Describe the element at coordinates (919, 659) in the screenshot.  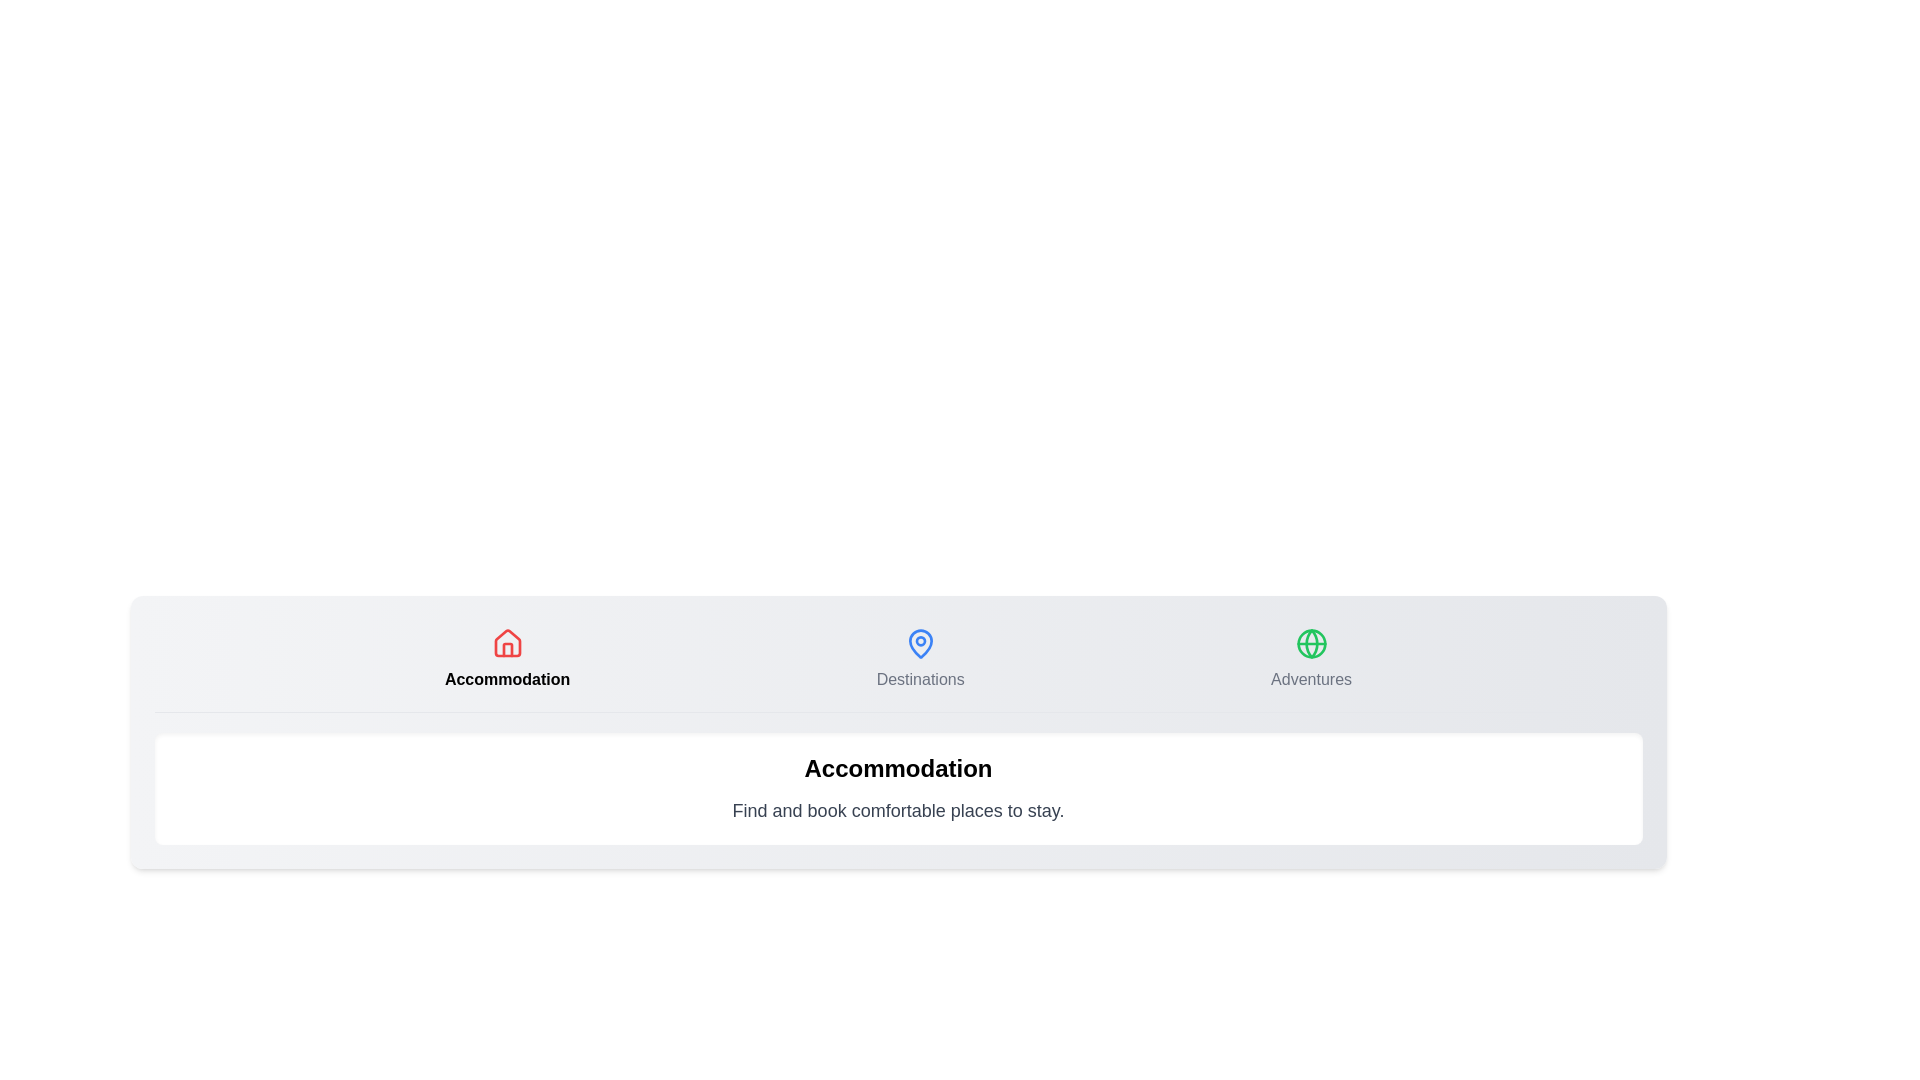
I see `the tab labeled Destinations` at that location.